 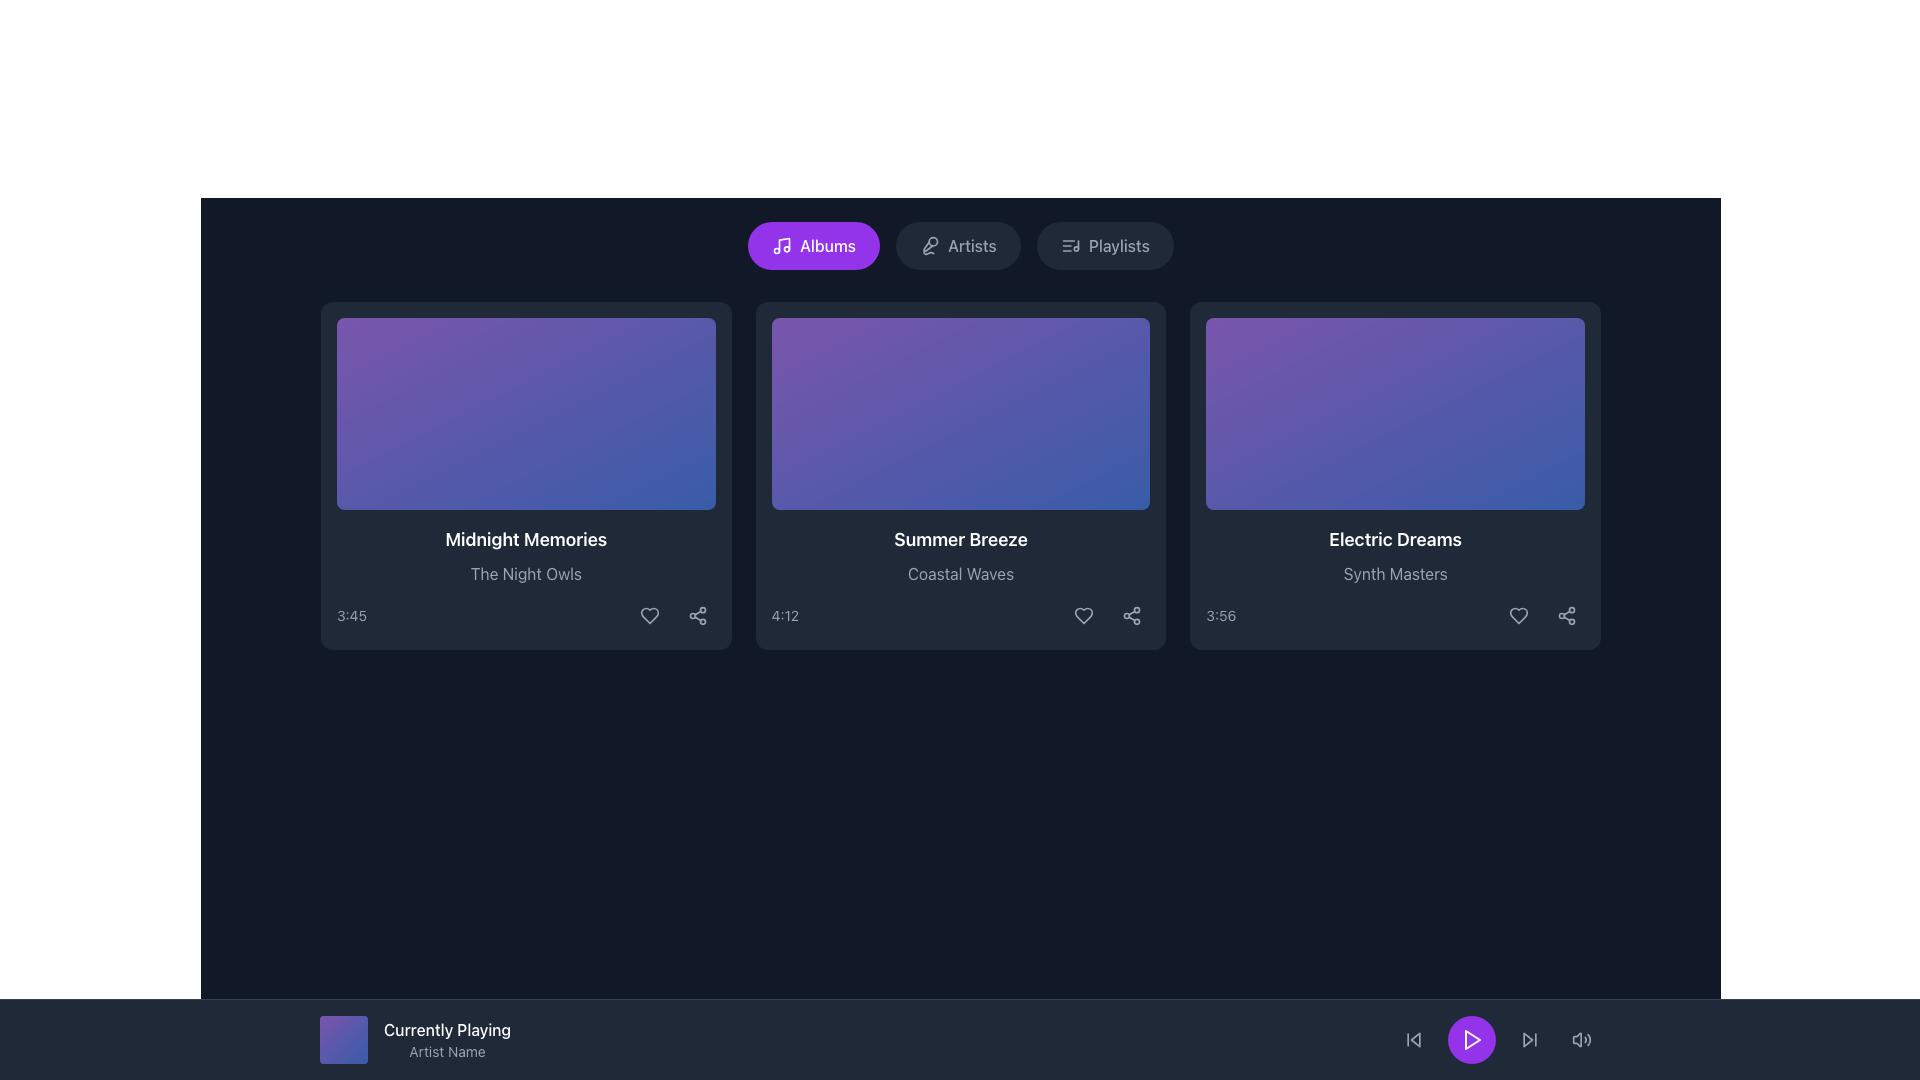 I want to click on the heart-shaped icon button located in the bottom right corner of the 'Electric Dreams' card, so click(x=1518, y=615).